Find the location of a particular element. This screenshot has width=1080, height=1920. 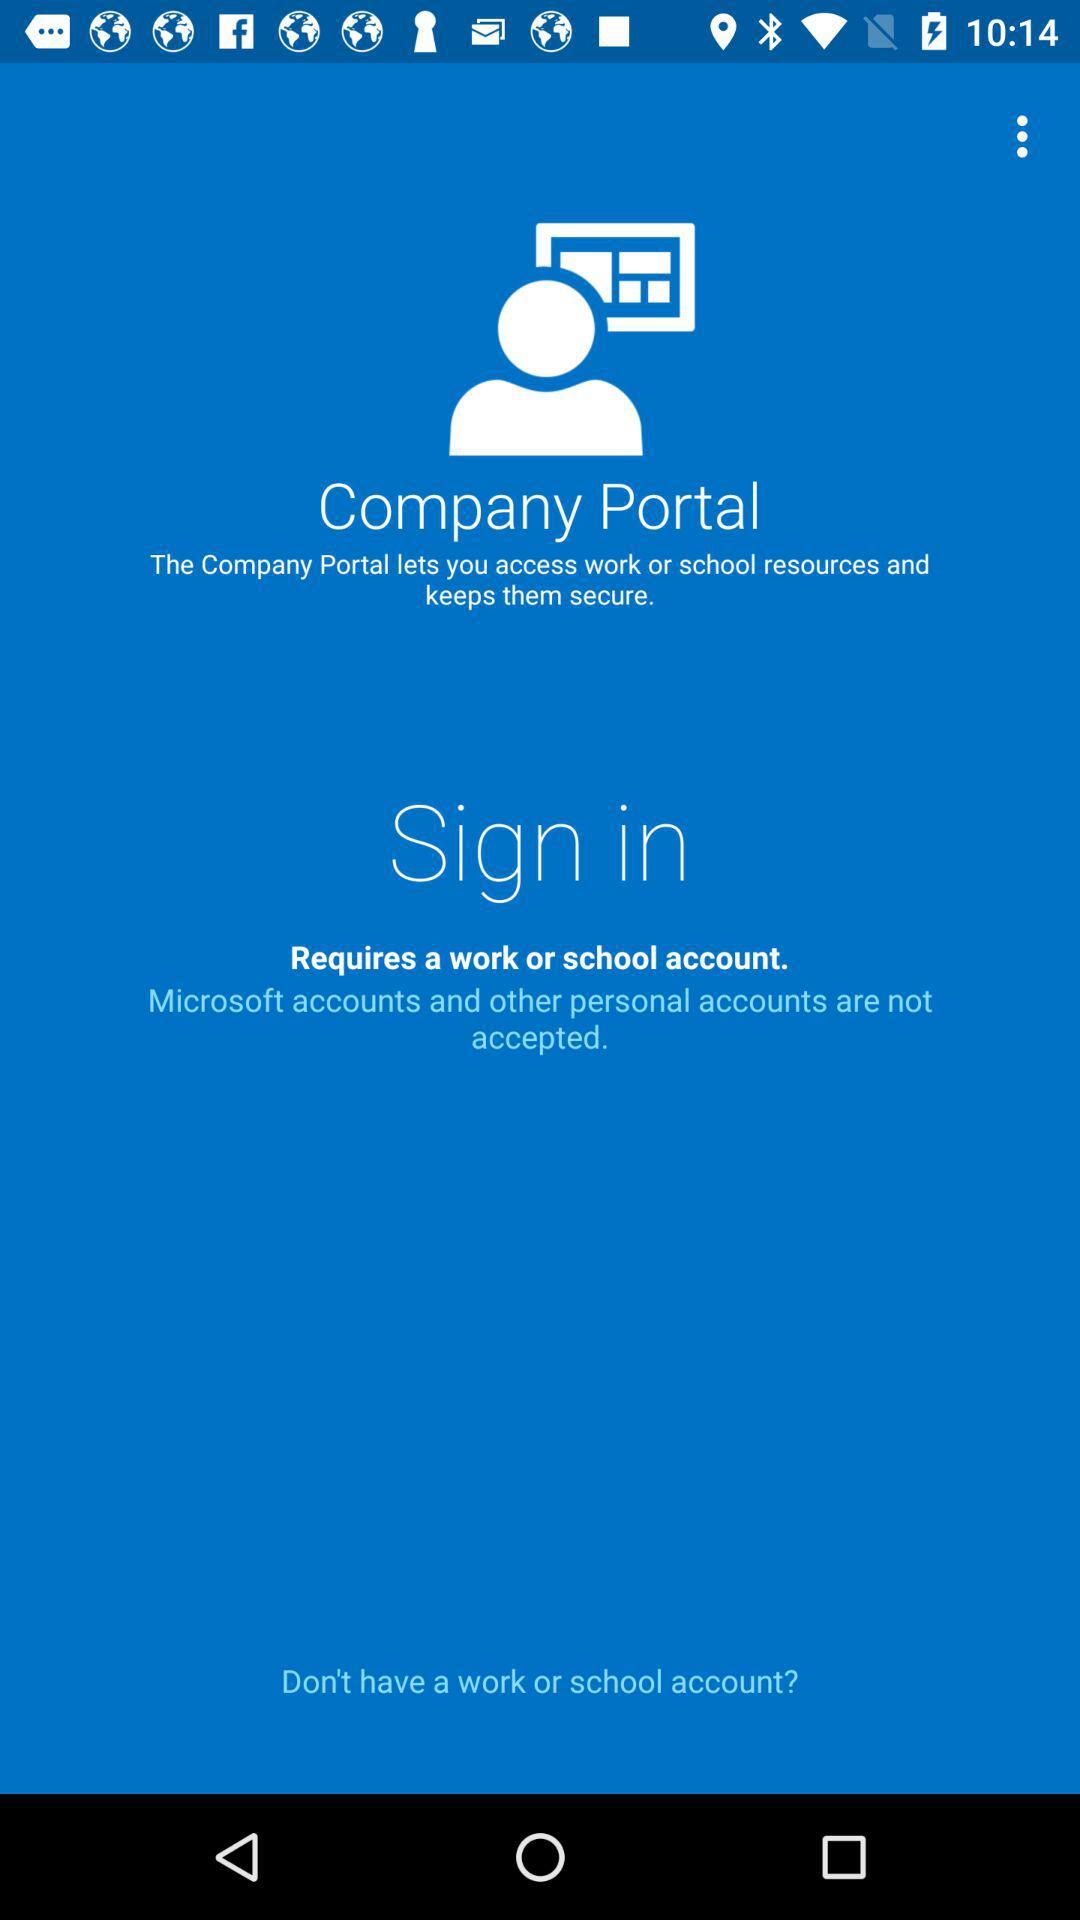

item above the requires a work is located at coordinates (540, 839).